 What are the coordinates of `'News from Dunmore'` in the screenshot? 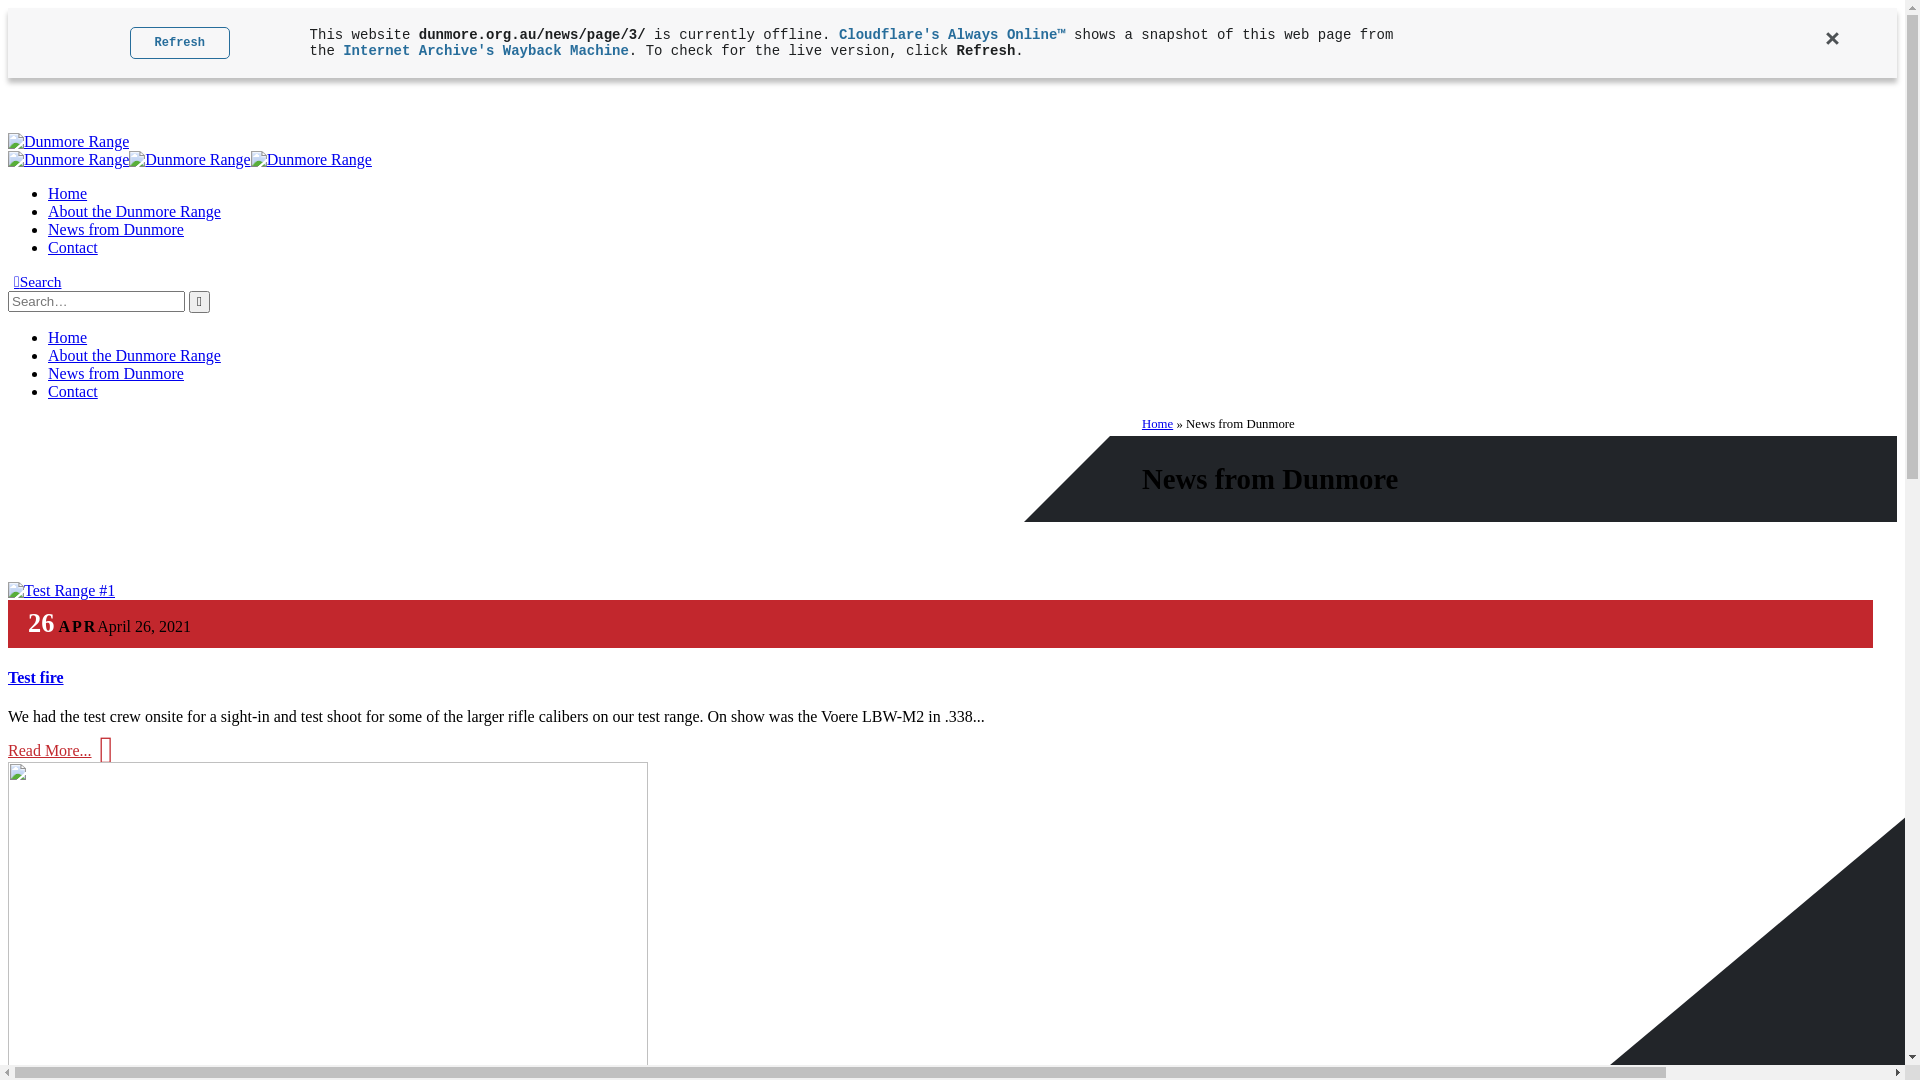 It's located at (114, 373).